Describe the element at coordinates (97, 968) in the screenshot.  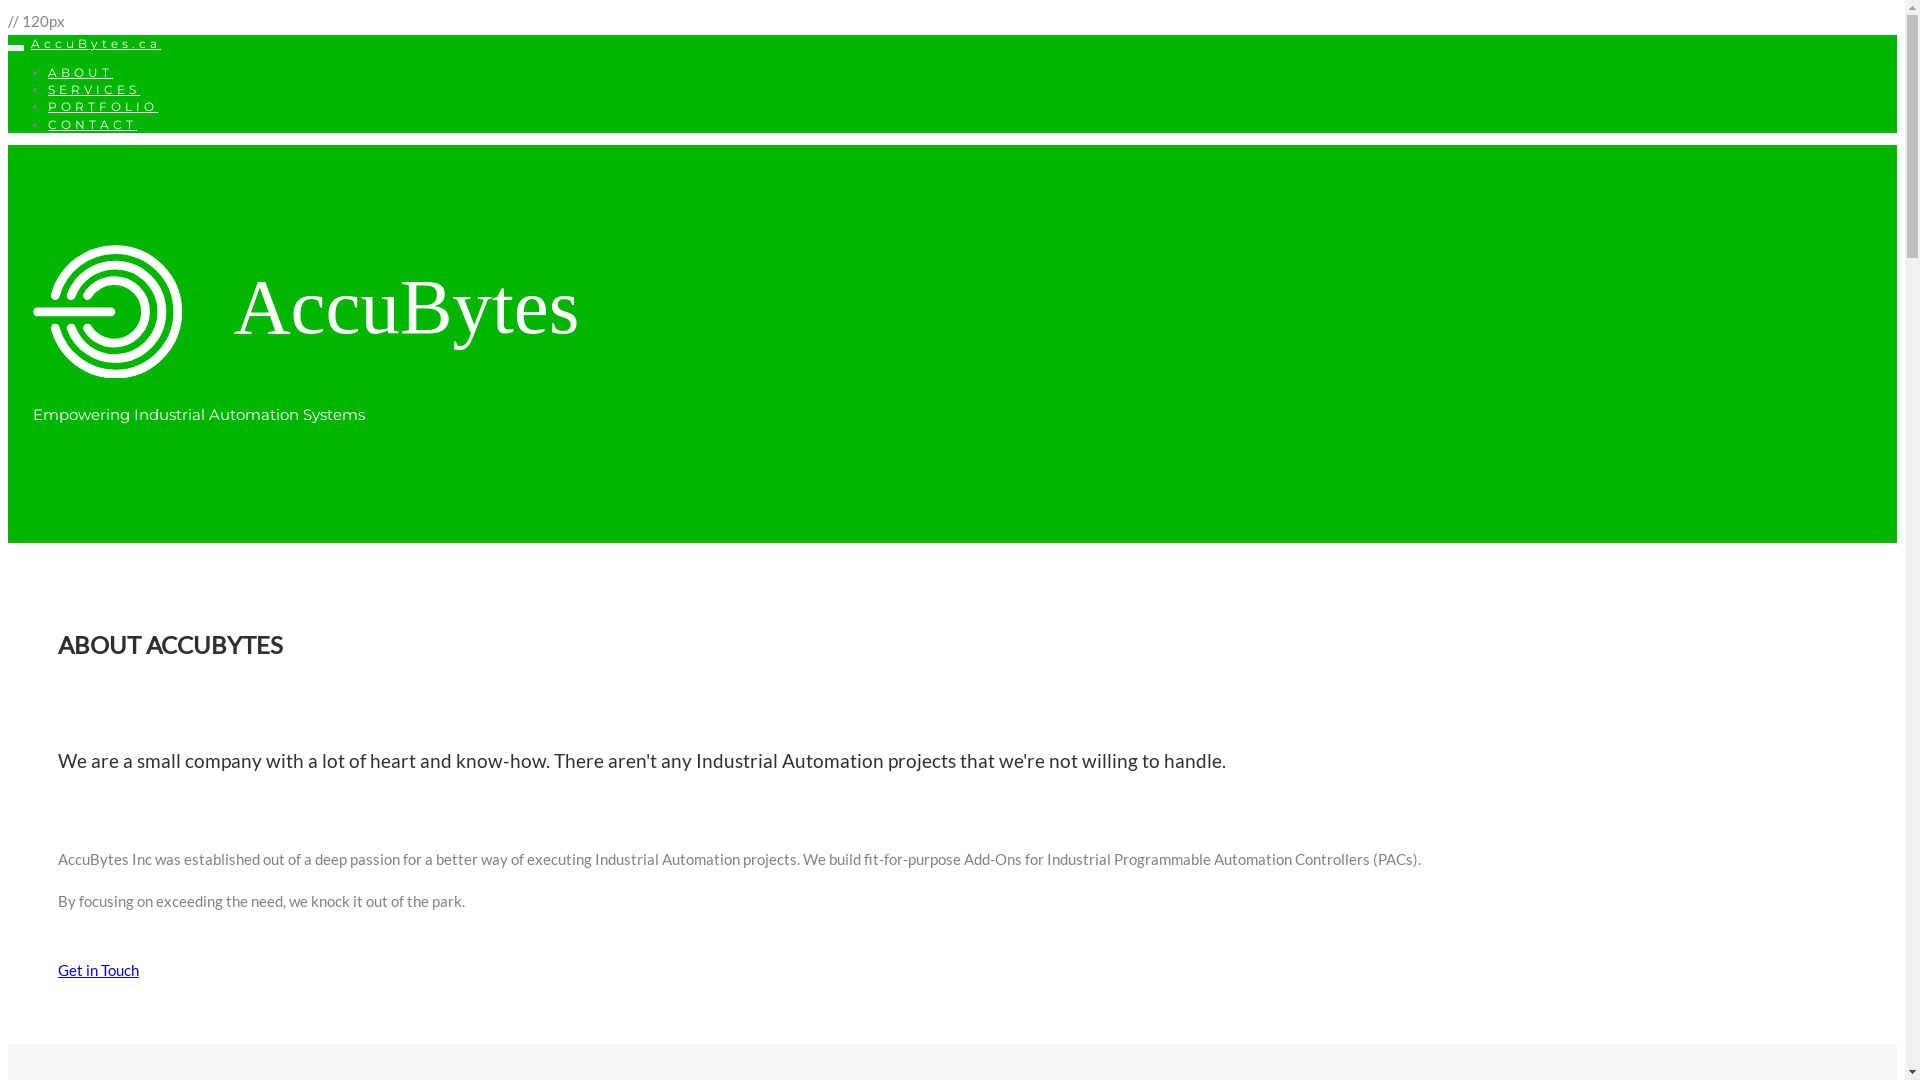
I see `'Get in Touch'` at that location.